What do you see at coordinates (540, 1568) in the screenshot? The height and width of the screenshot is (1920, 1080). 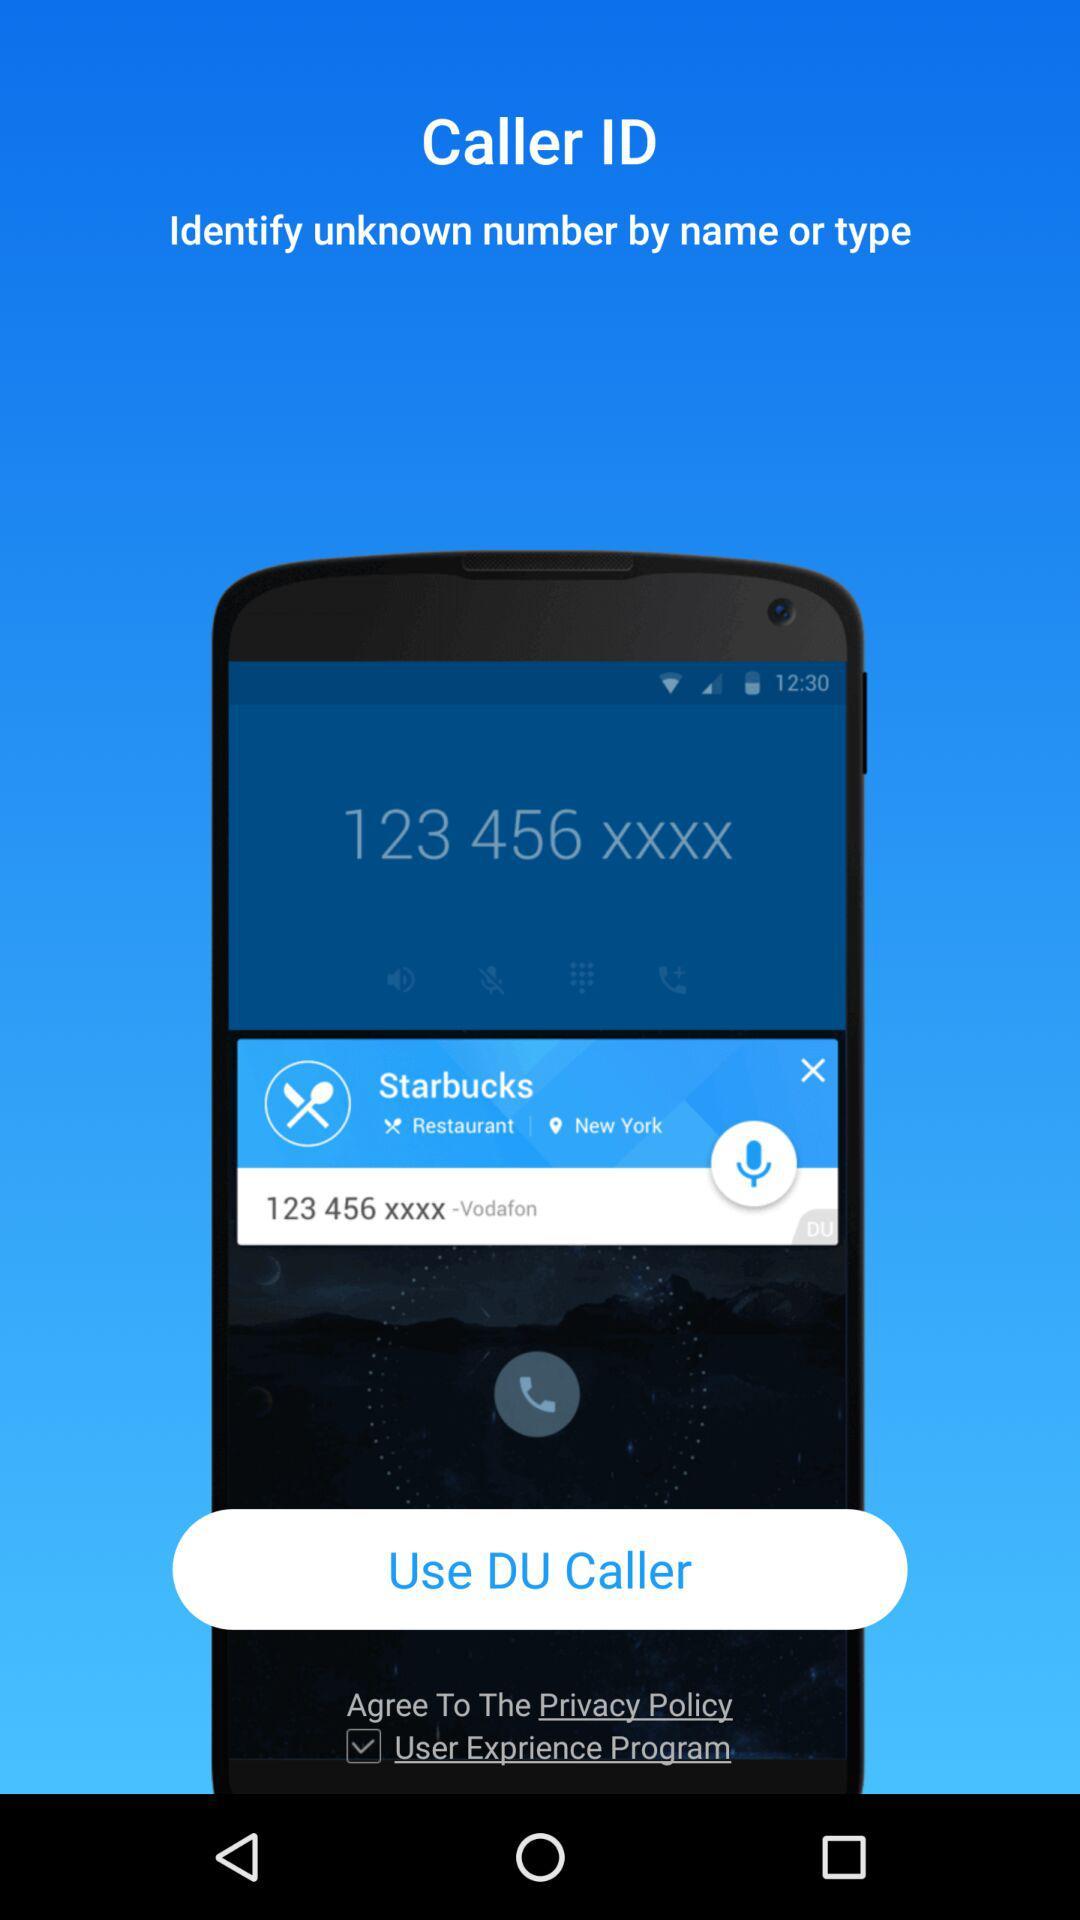 I see `the use du caller app` at bounding box center [540, 1568].